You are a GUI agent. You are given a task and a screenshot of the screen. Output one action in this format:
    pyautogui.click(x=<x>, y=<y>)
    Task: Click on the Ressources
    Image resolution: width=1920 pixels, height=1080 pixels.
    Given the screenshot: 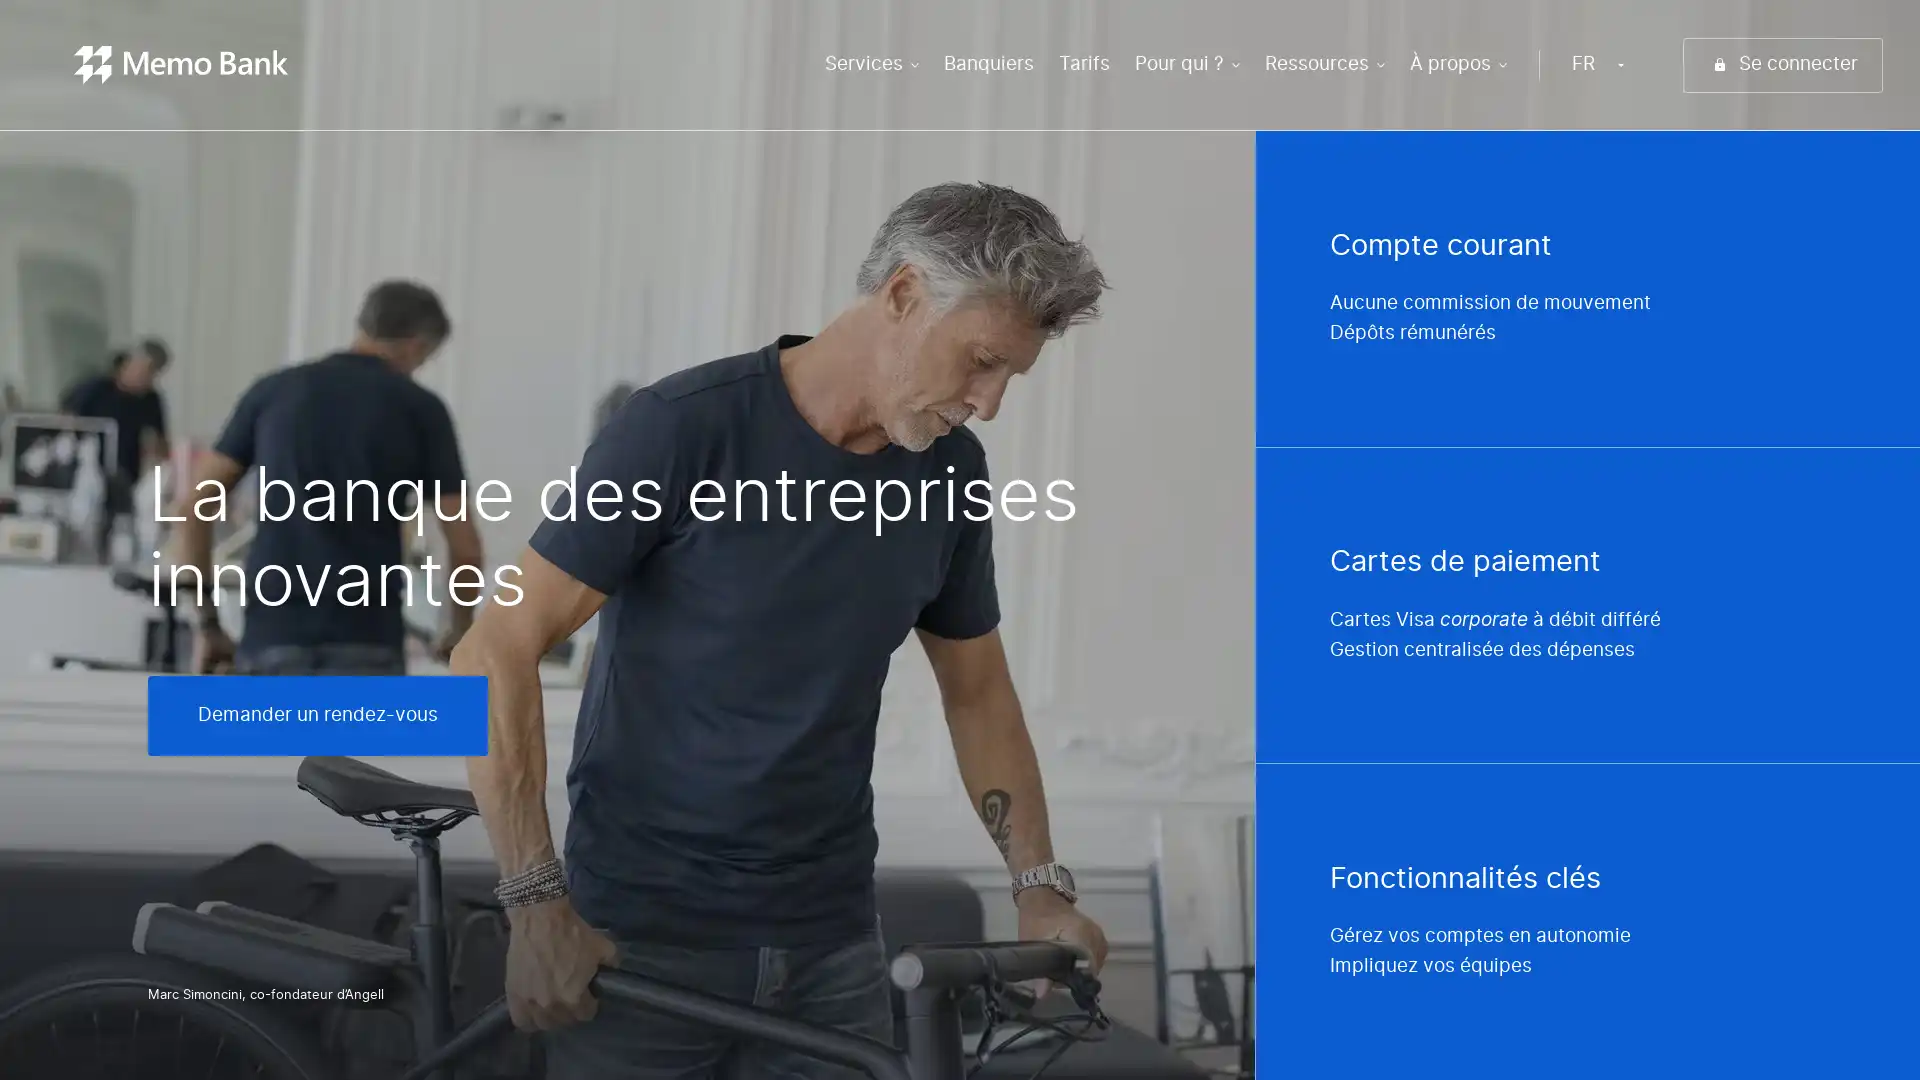 What is the action you would take?
    pyautogui.click(x=1324, y=64)
    